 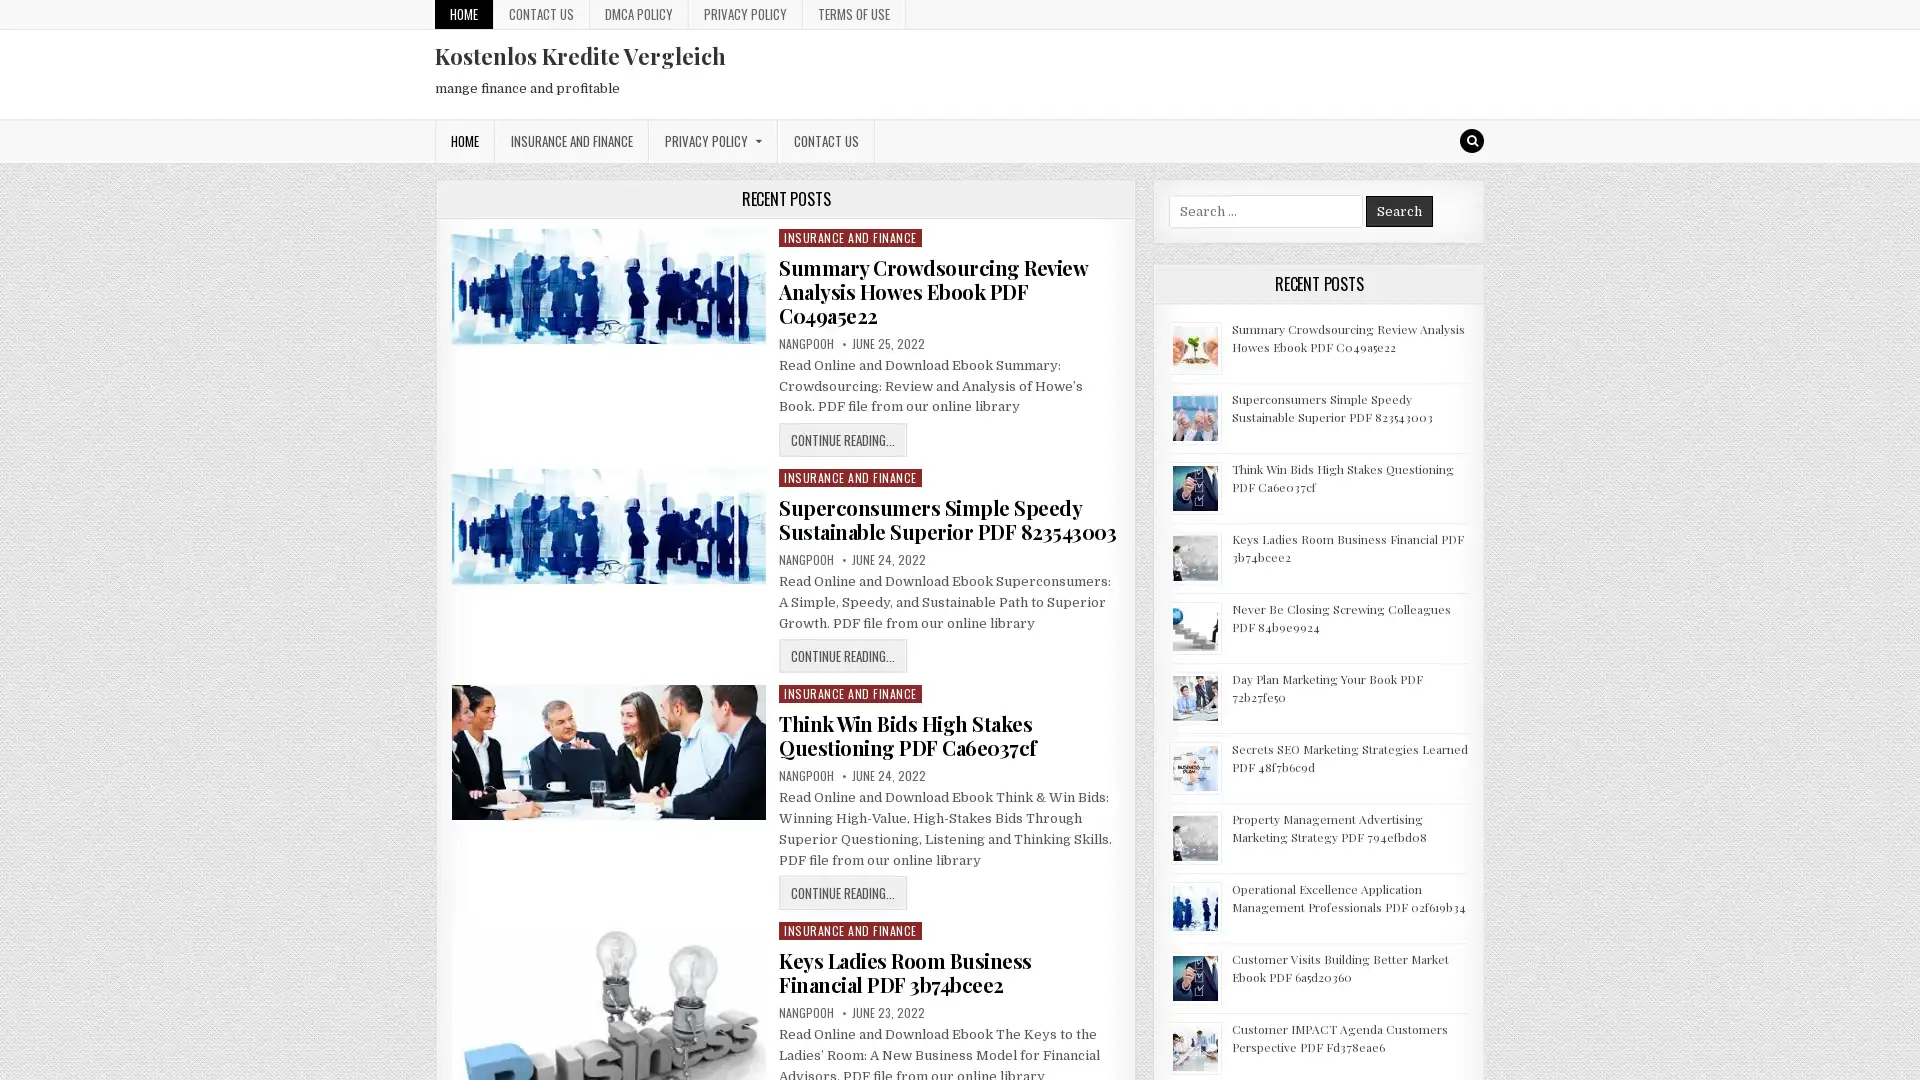 I want to click on Search, so click(x=1398, y=211).